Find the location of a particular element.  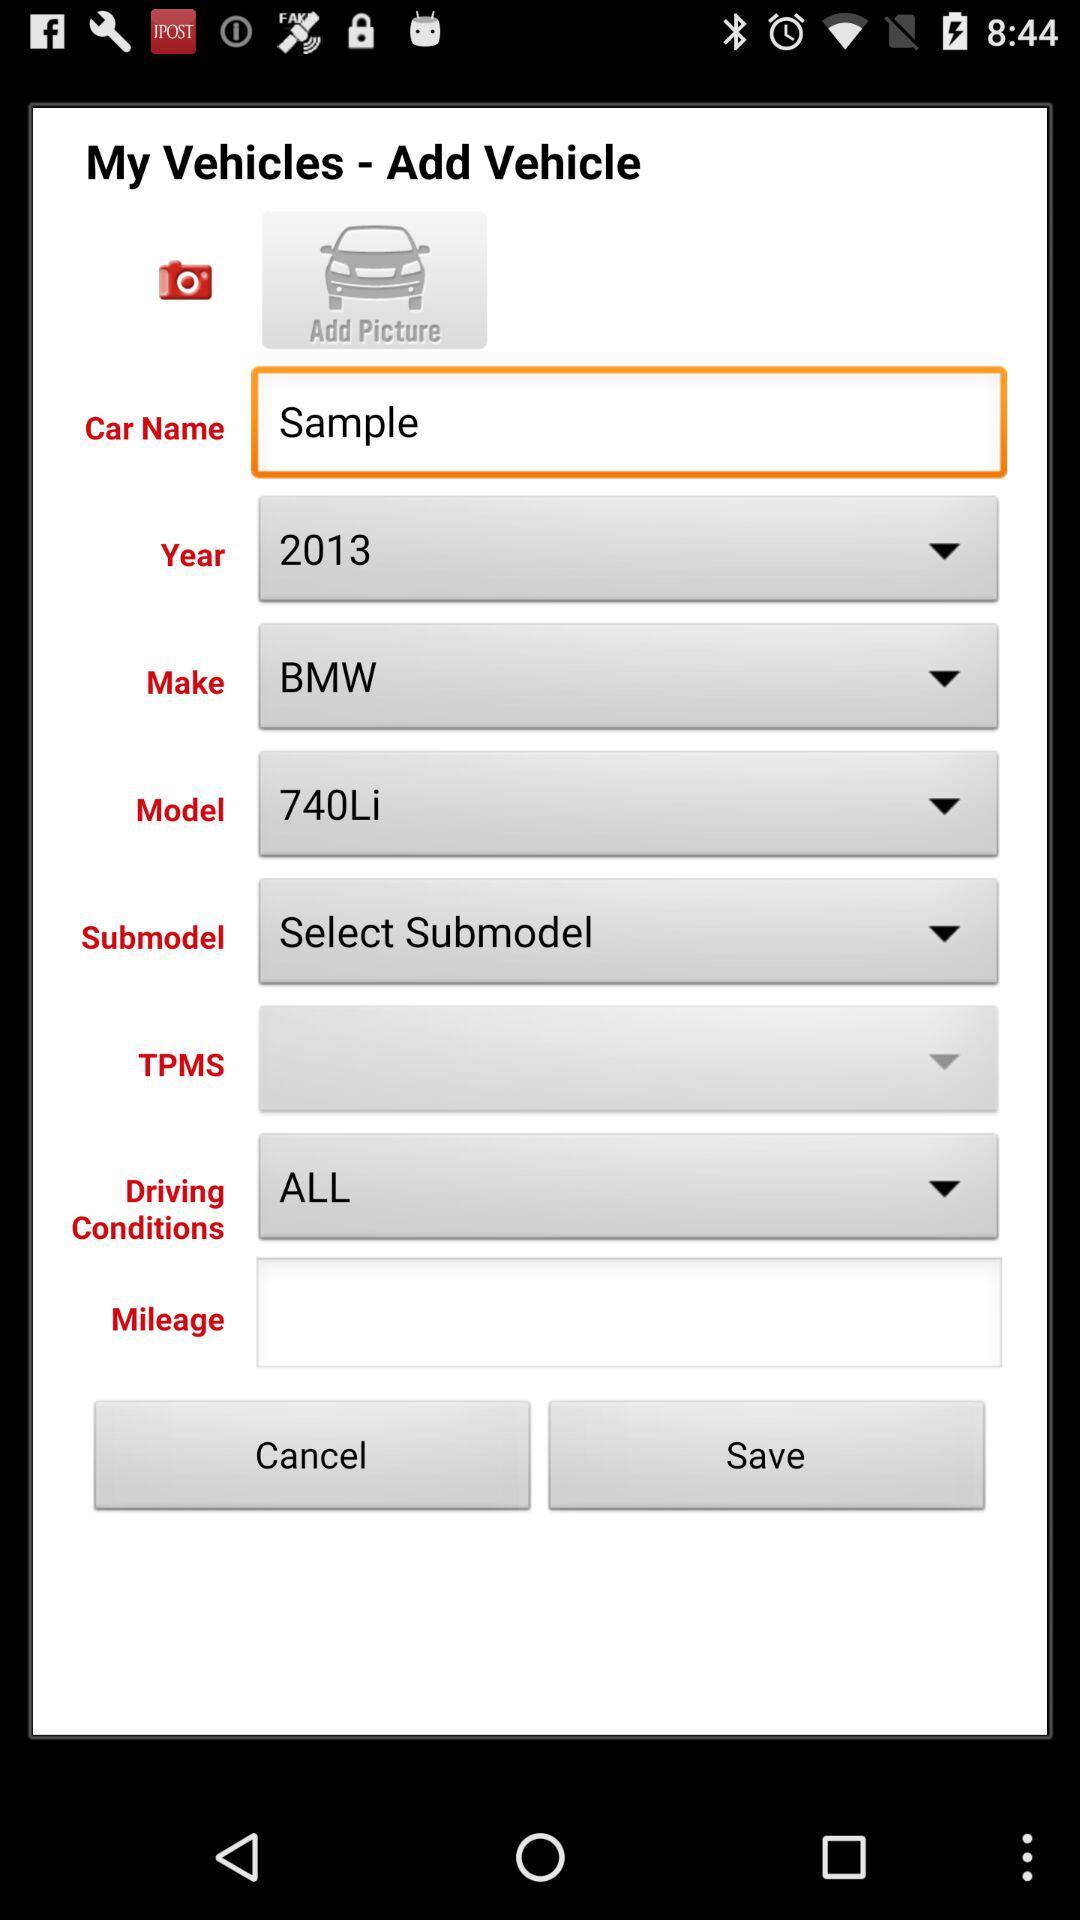

upload car image is located at coordinates (374, 279).